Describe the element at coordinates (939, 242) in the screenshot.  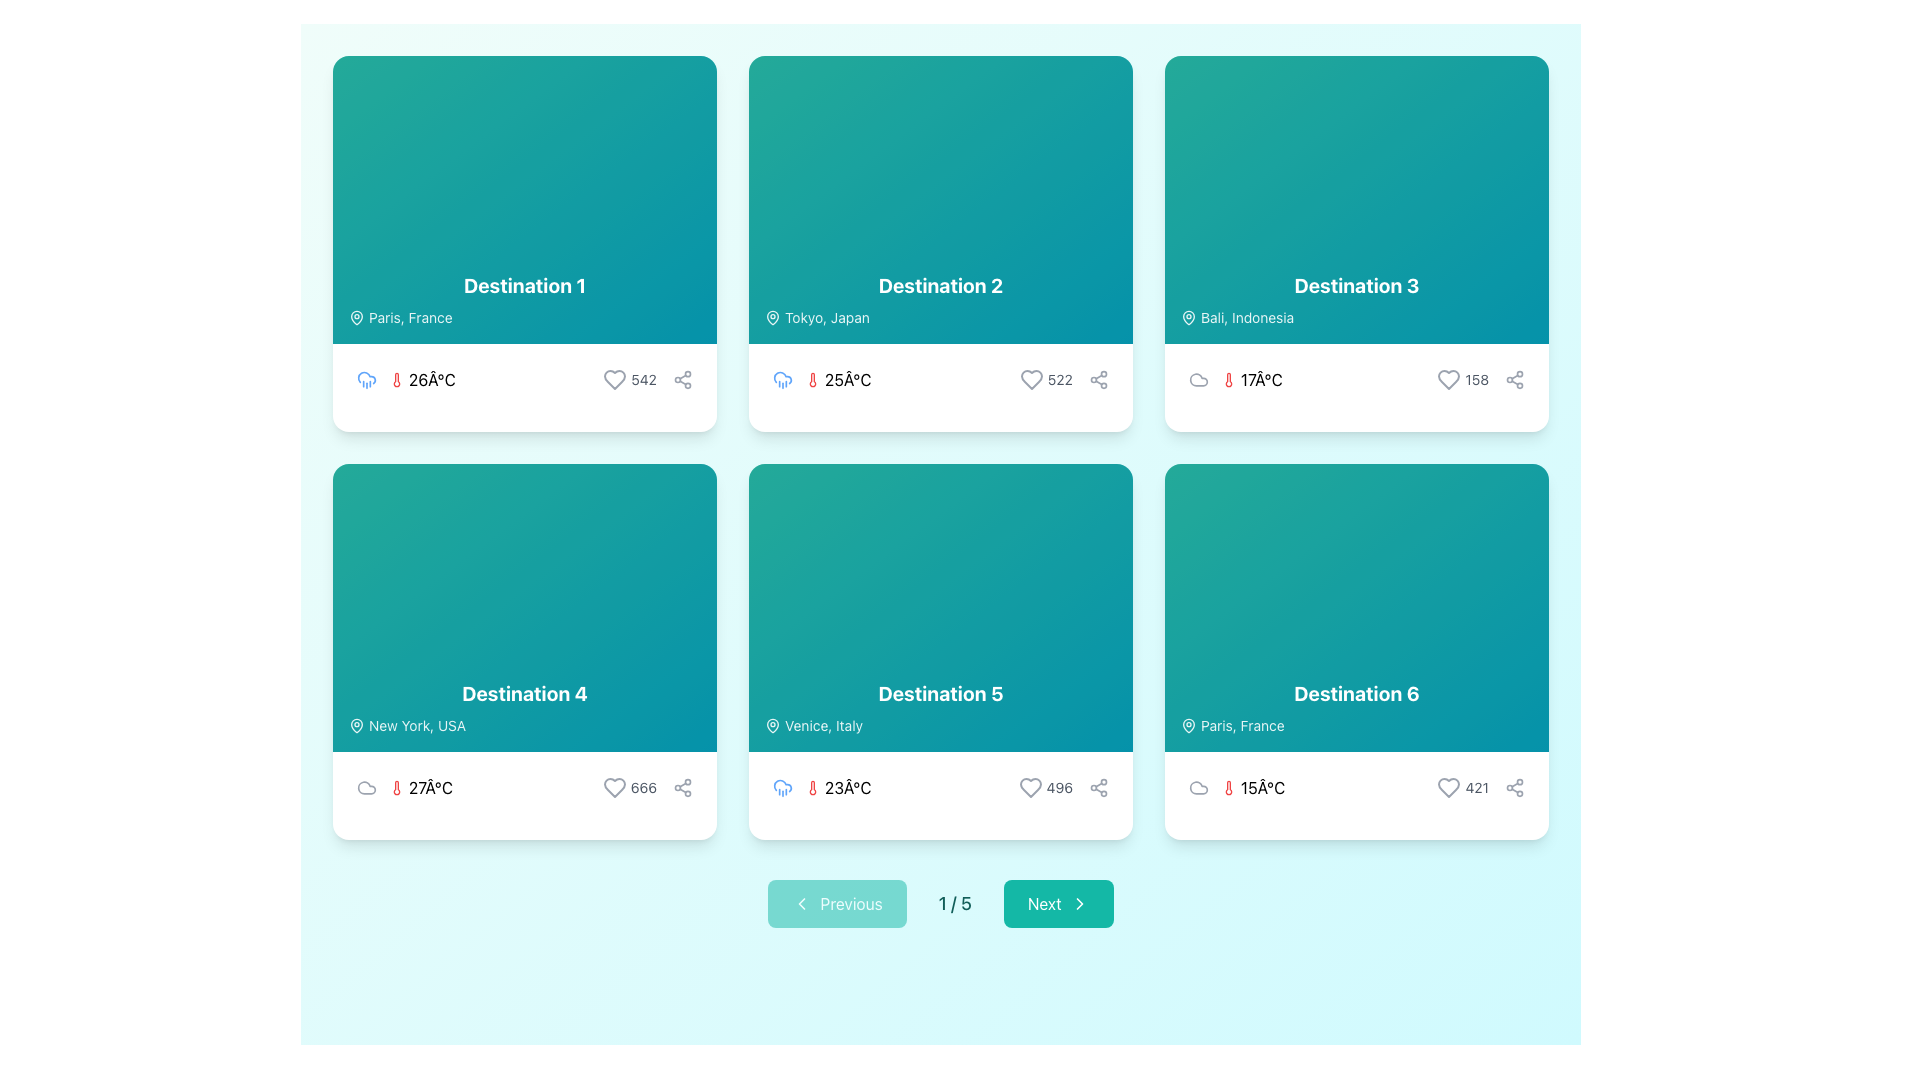
I see `the Card component showcasing information about a travel destination, located in the middle of the first row in a grid layout` at that location.